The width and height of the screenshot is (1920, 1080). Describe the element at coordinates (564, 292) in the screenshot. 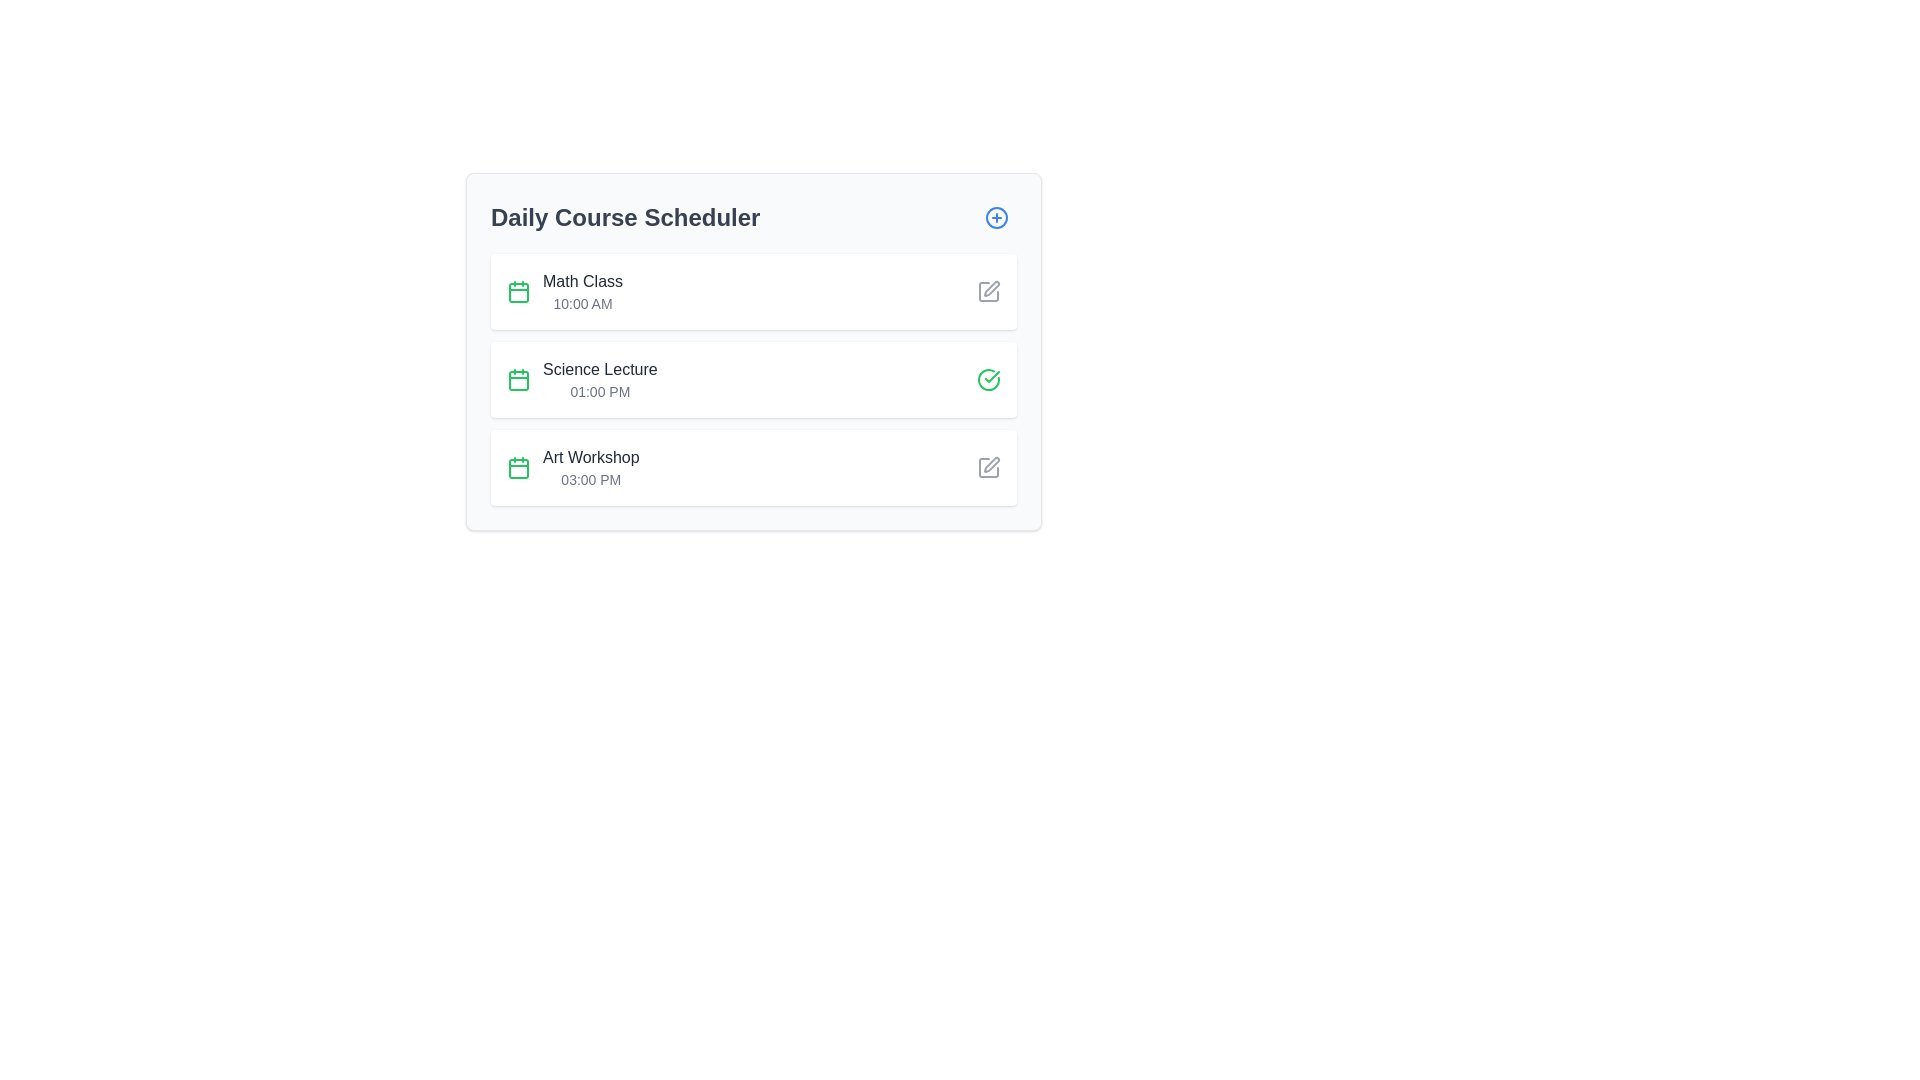

I see `the 'Math Class' event item in the 'Daily Course Scheduler' card` at that location.